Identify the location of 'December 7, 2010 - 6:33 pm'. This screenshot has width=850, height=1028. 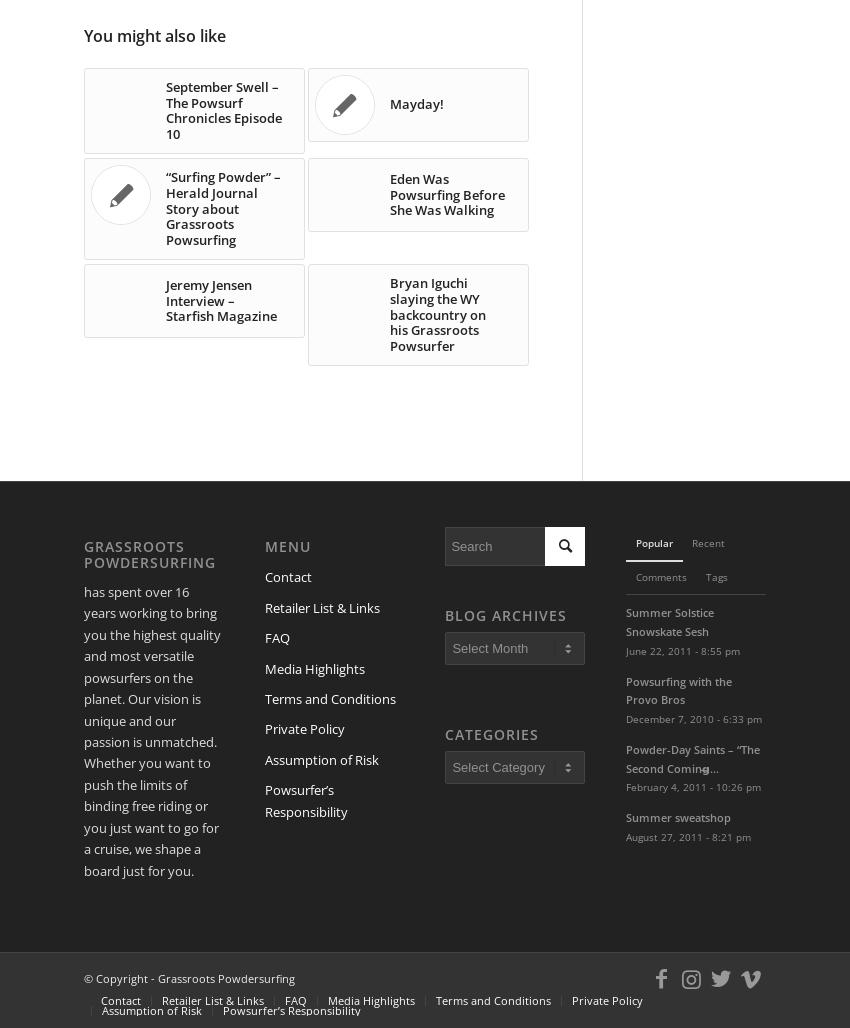
(625, 717).